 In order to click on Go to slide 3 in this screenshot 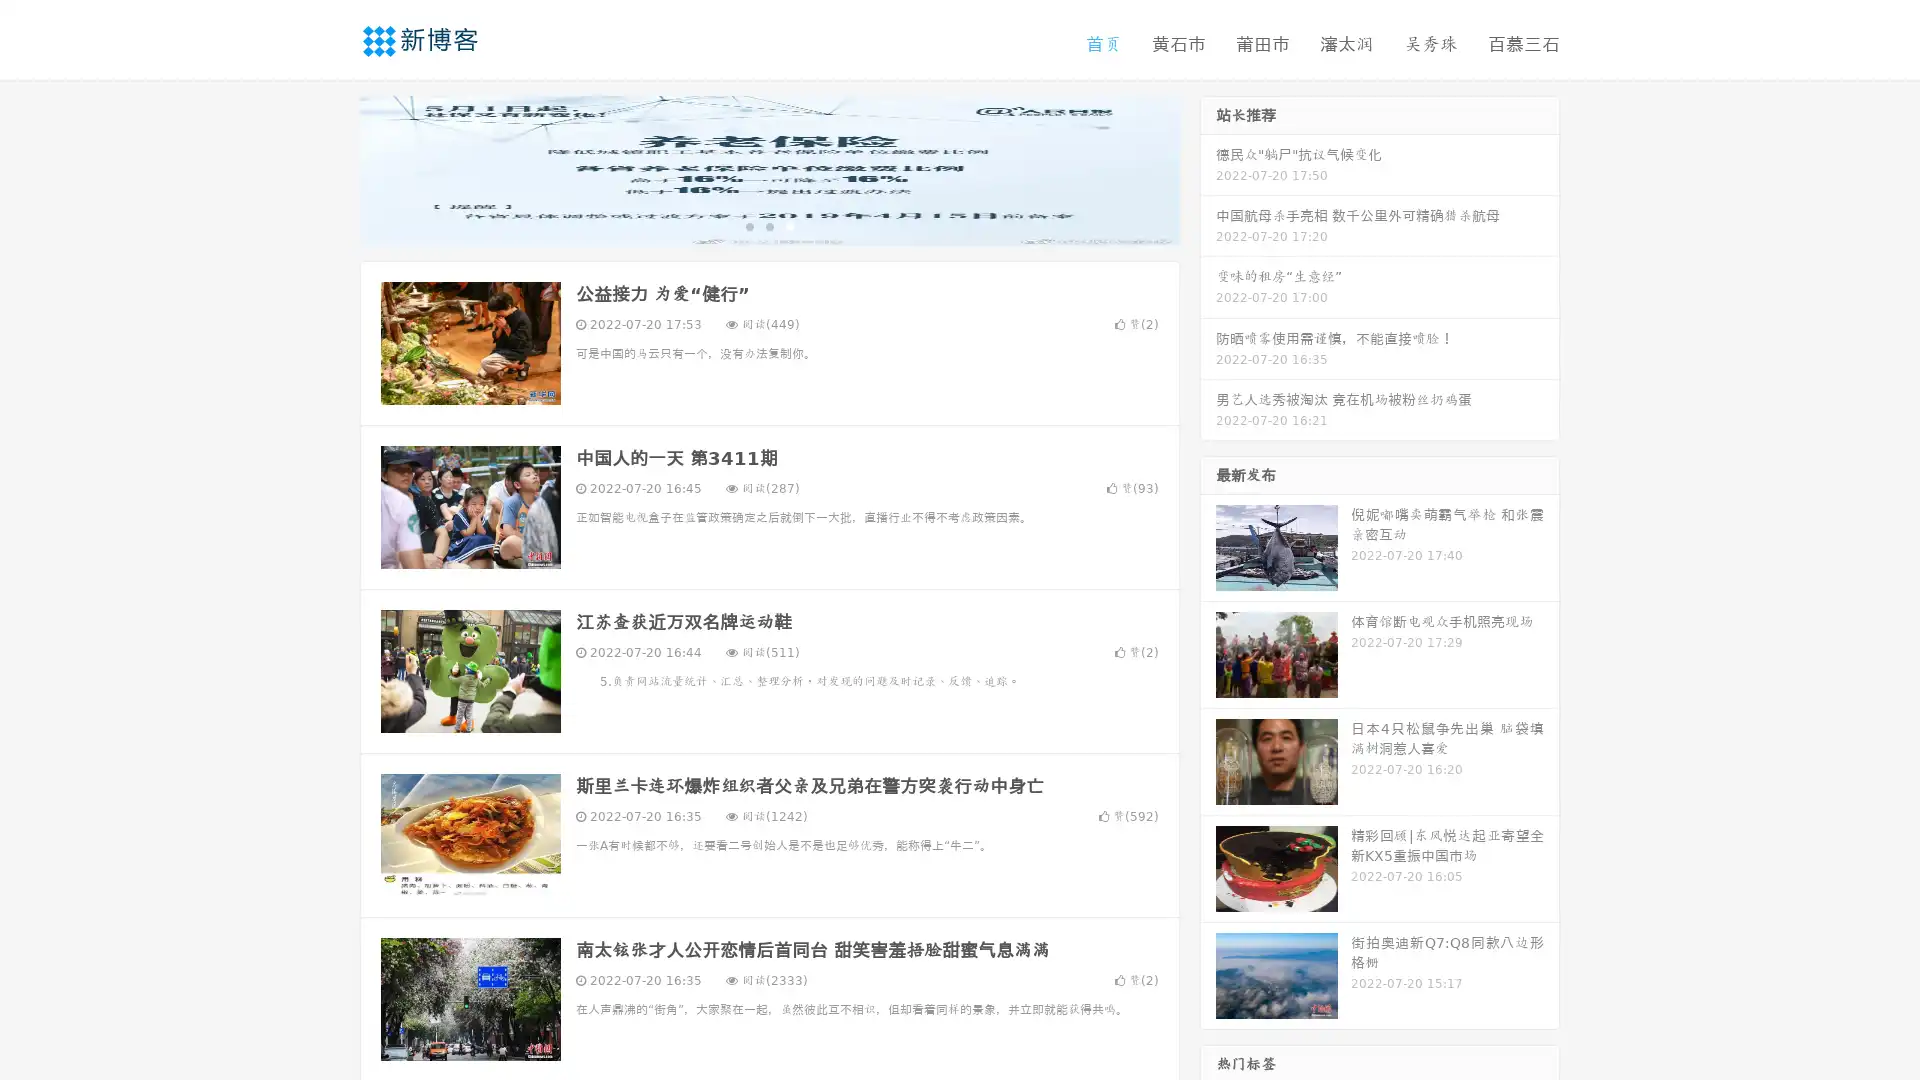, I will do `click(789, 225)`.